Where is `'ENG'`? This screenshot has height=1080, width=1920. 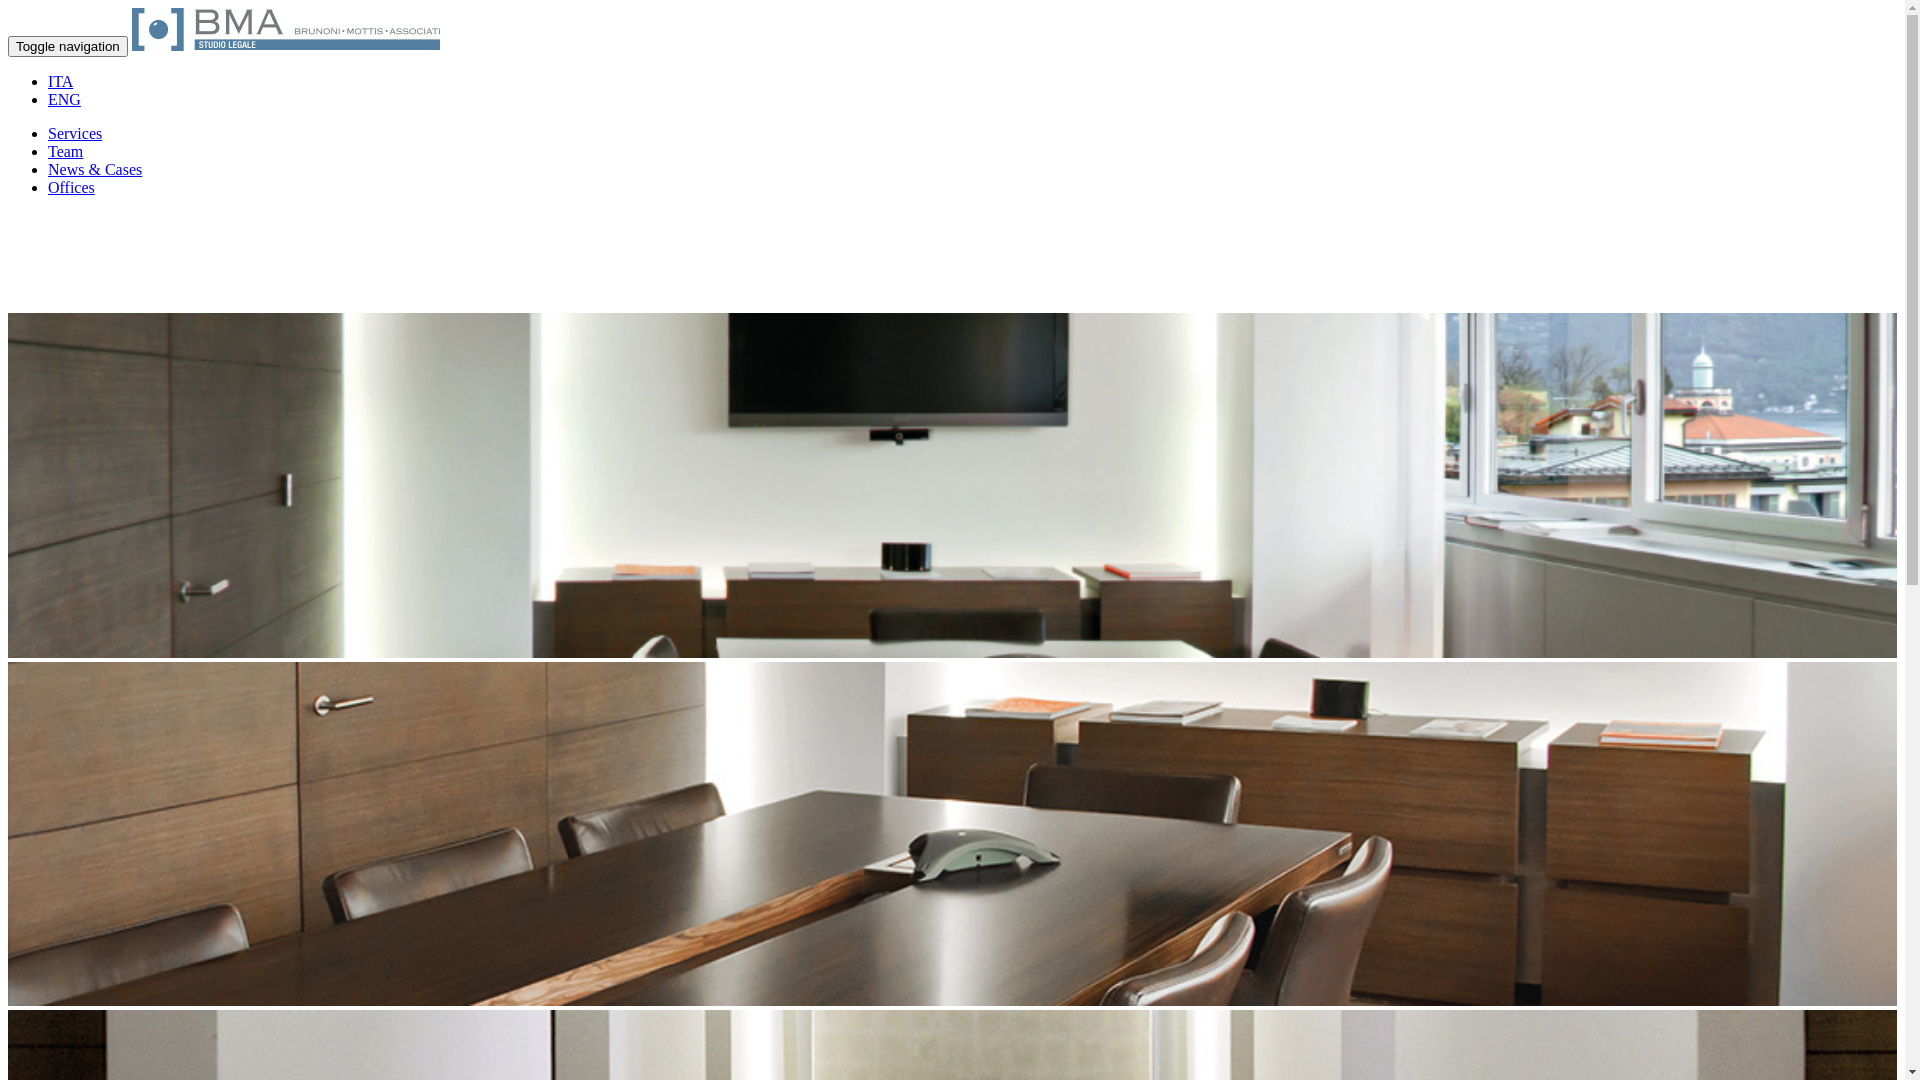 'ENG' is located at coordinates (48, 99).